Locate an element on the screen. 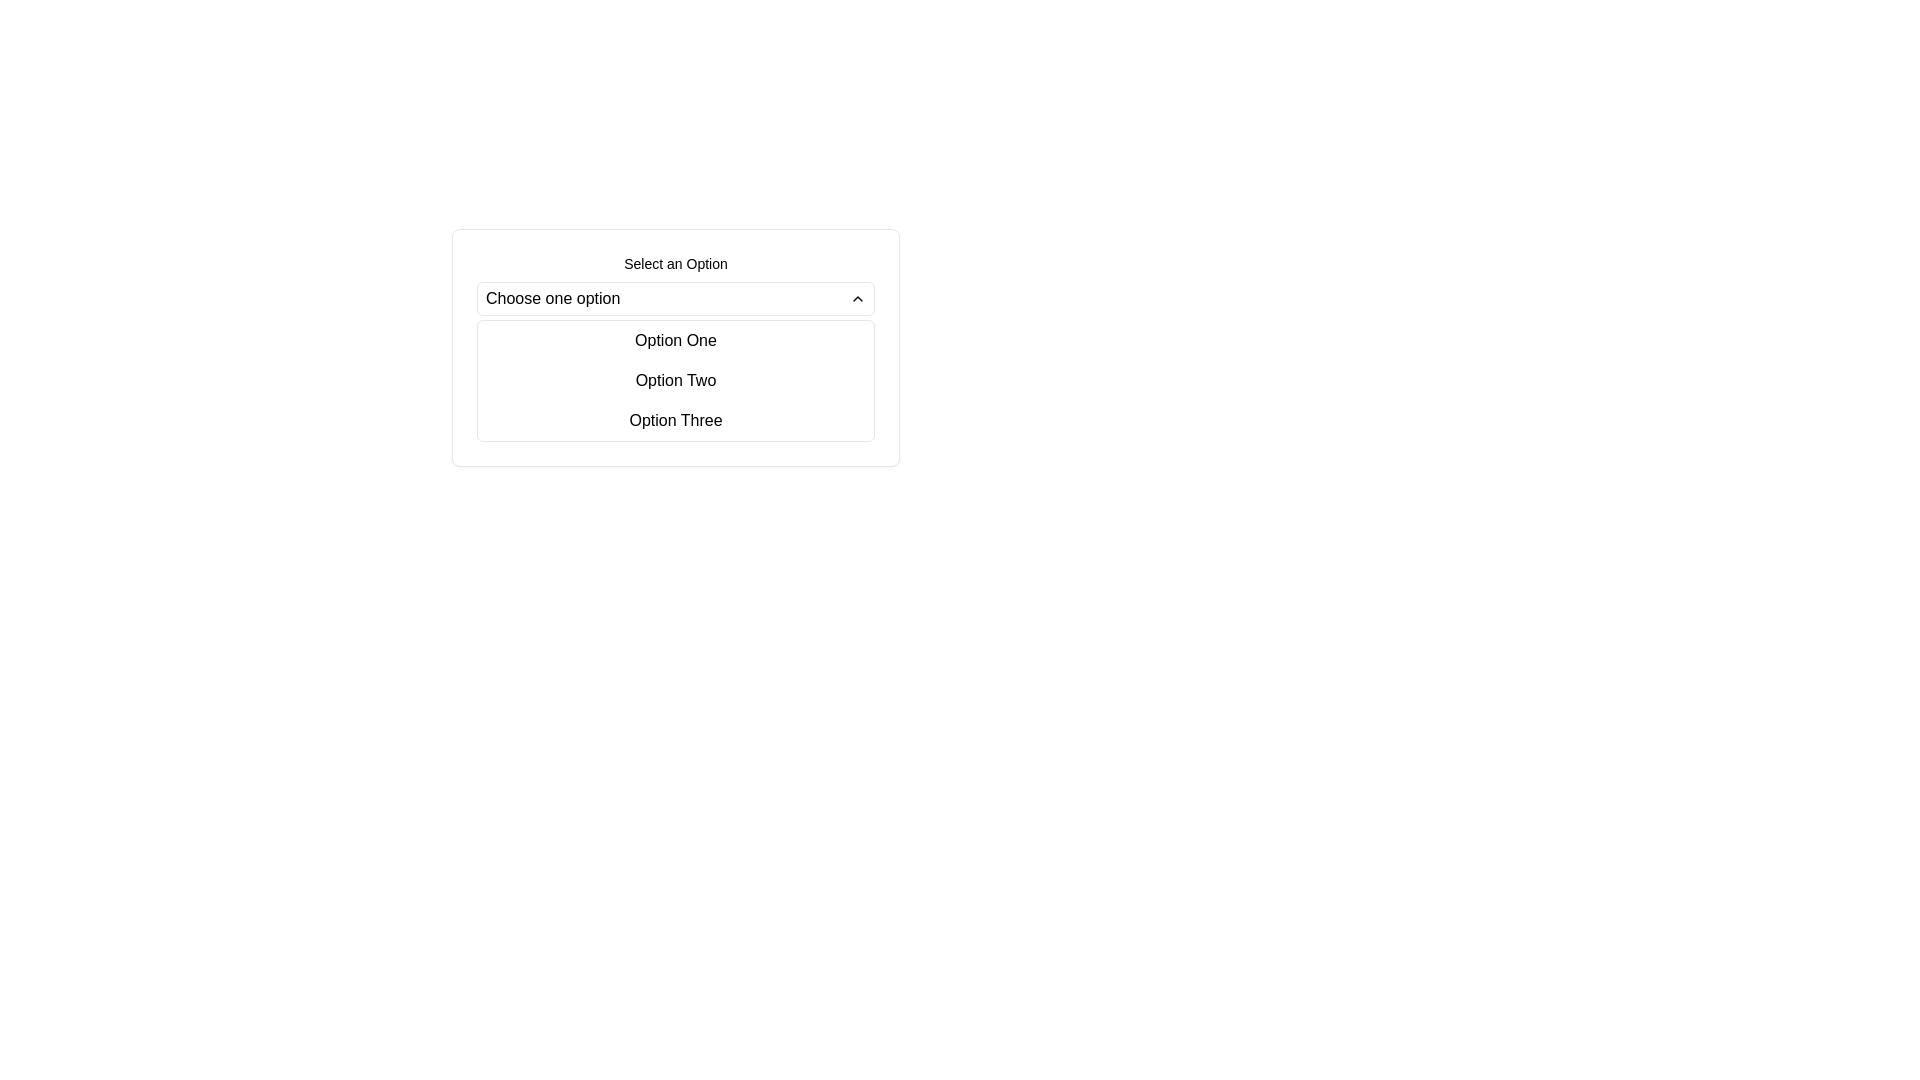 The height and width of the screenshot is (1080, 1920). the first option in the dropdown menu located below the 'Choose one option' label is located at coordinates (676, 339).